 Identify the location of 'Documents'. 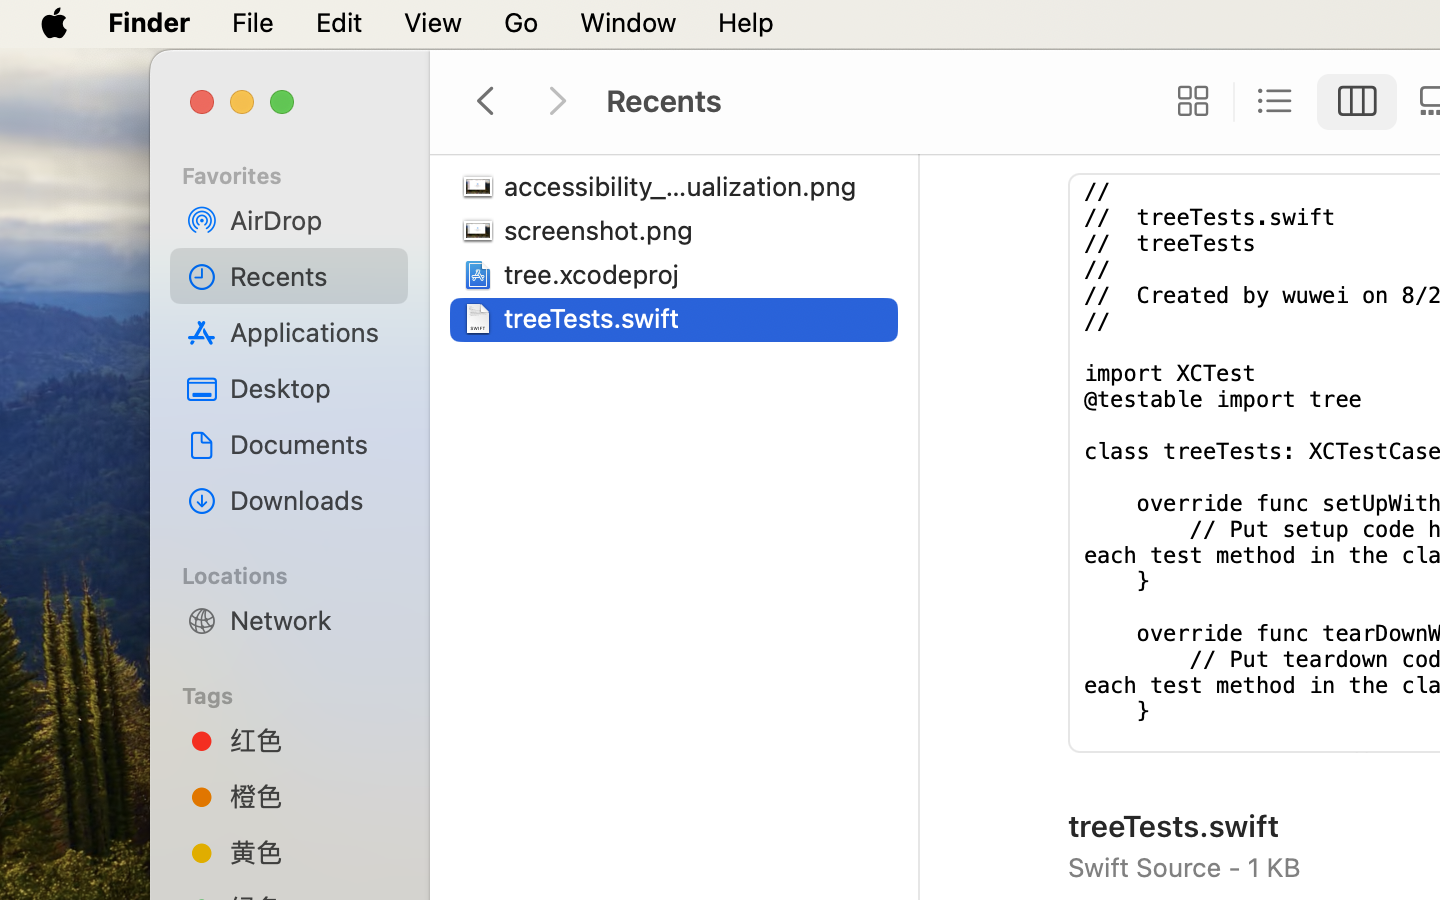
(311, 443).